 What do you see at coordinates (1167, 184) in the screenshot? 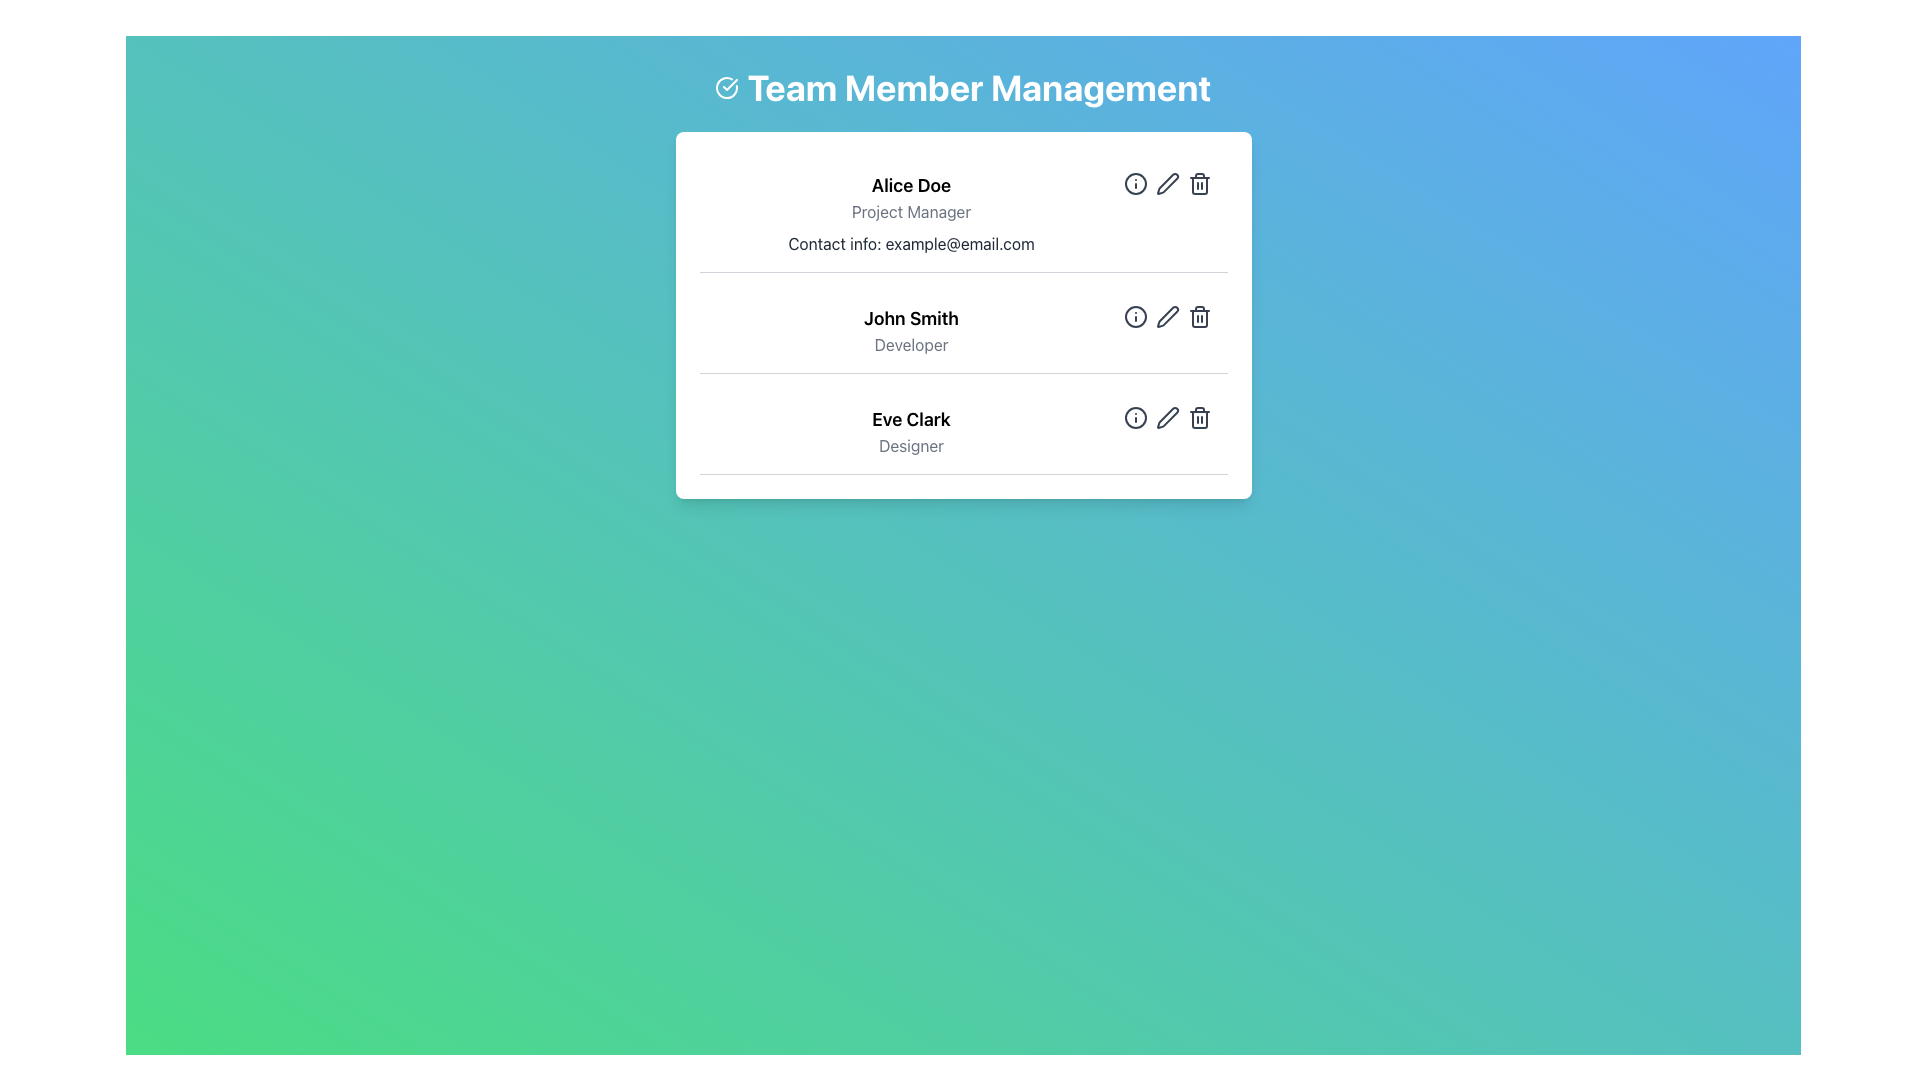
I see `the editing button located in the first user card, which is the second interactive icon from the left` at bounding box center [1167, 184].